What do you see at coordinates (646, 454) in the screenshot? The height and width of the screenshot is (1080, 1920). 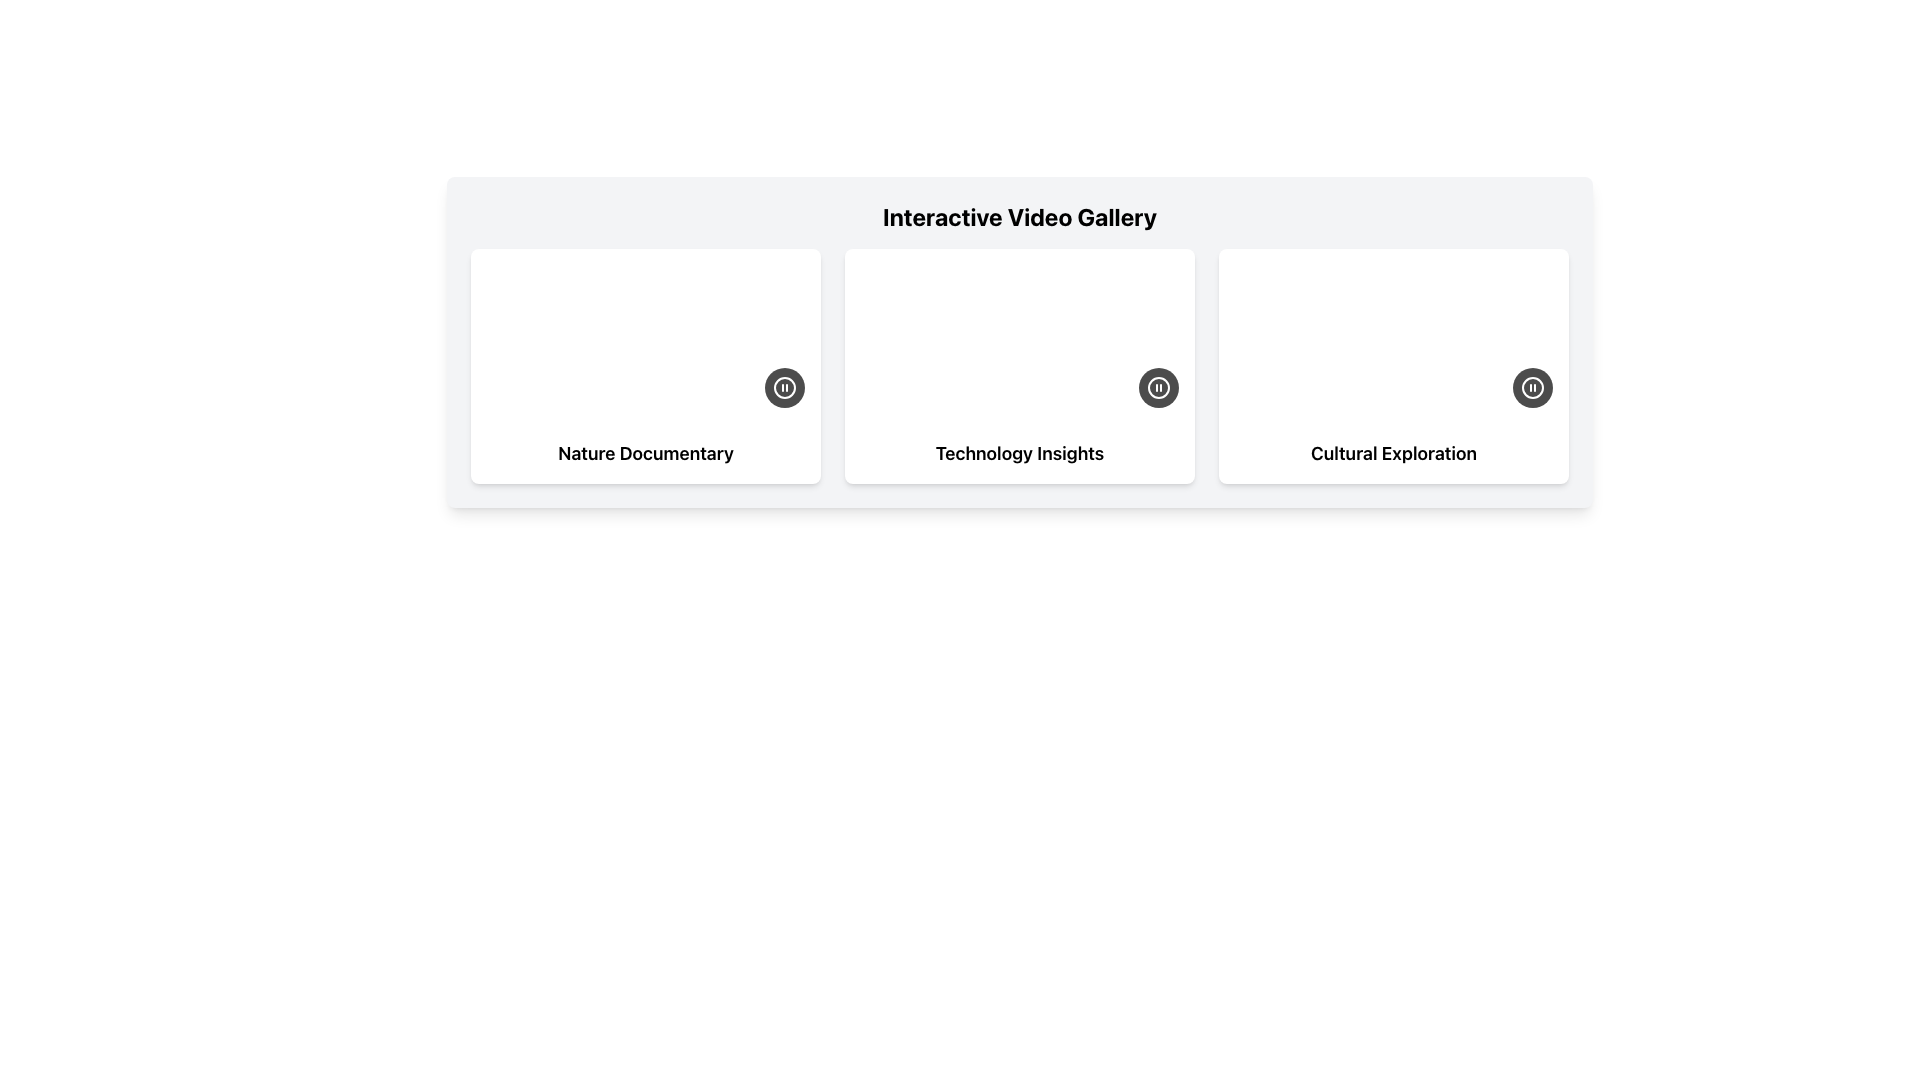 I see `text of the Text Label located in the bottom-center part of the leftmost section under 'Interactive Video Gallery', positioned directly above a circular decorative icon` at bounding box center [646, 454].